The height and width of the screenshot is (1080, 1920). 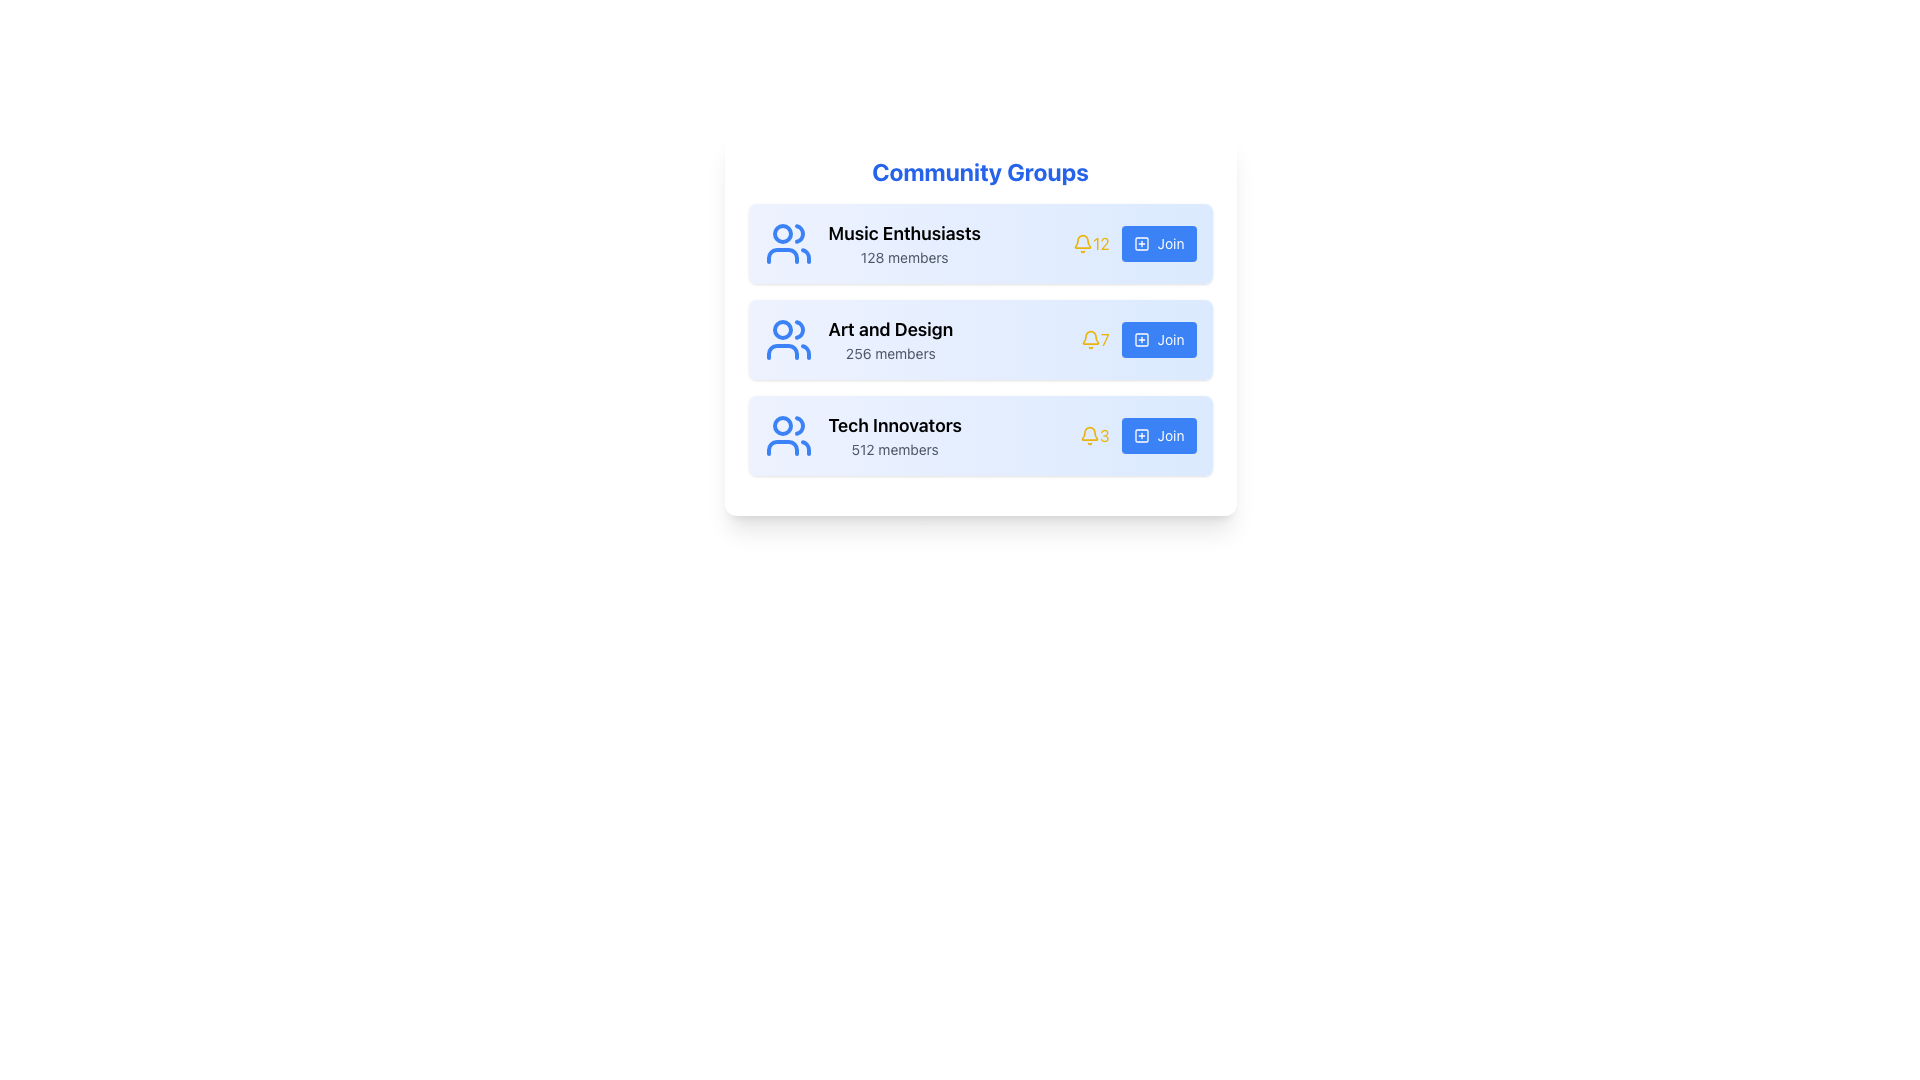 What do you see at coordinates (1089, 338) in the screenshot?
I see `the yellow notification bell icon associated with the 'Art and Design' community group, located in the second row of the community groups list, to the left of the blue 'Join' button` at bounding box center [1089, 338].